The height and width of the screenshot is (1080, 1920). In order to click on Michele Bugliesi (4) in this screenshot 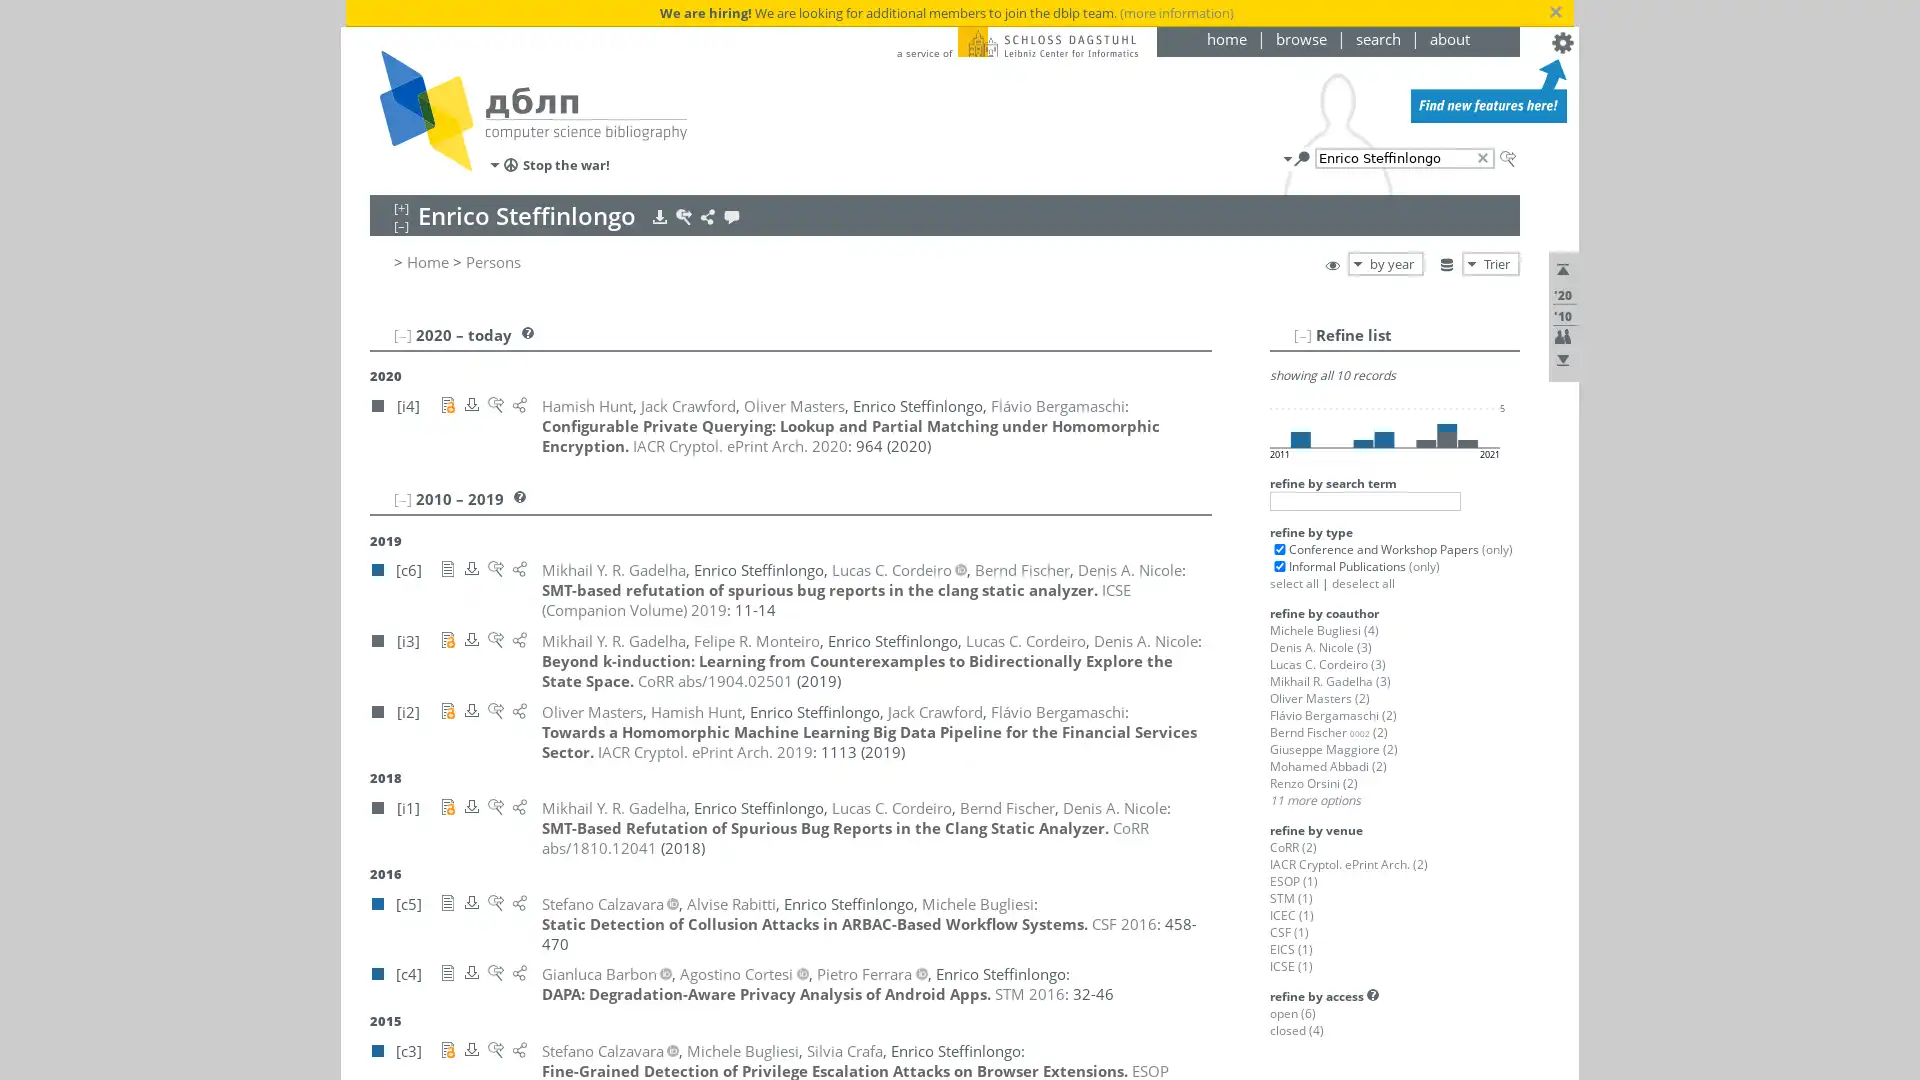, I will do `click(1324, 630)`.